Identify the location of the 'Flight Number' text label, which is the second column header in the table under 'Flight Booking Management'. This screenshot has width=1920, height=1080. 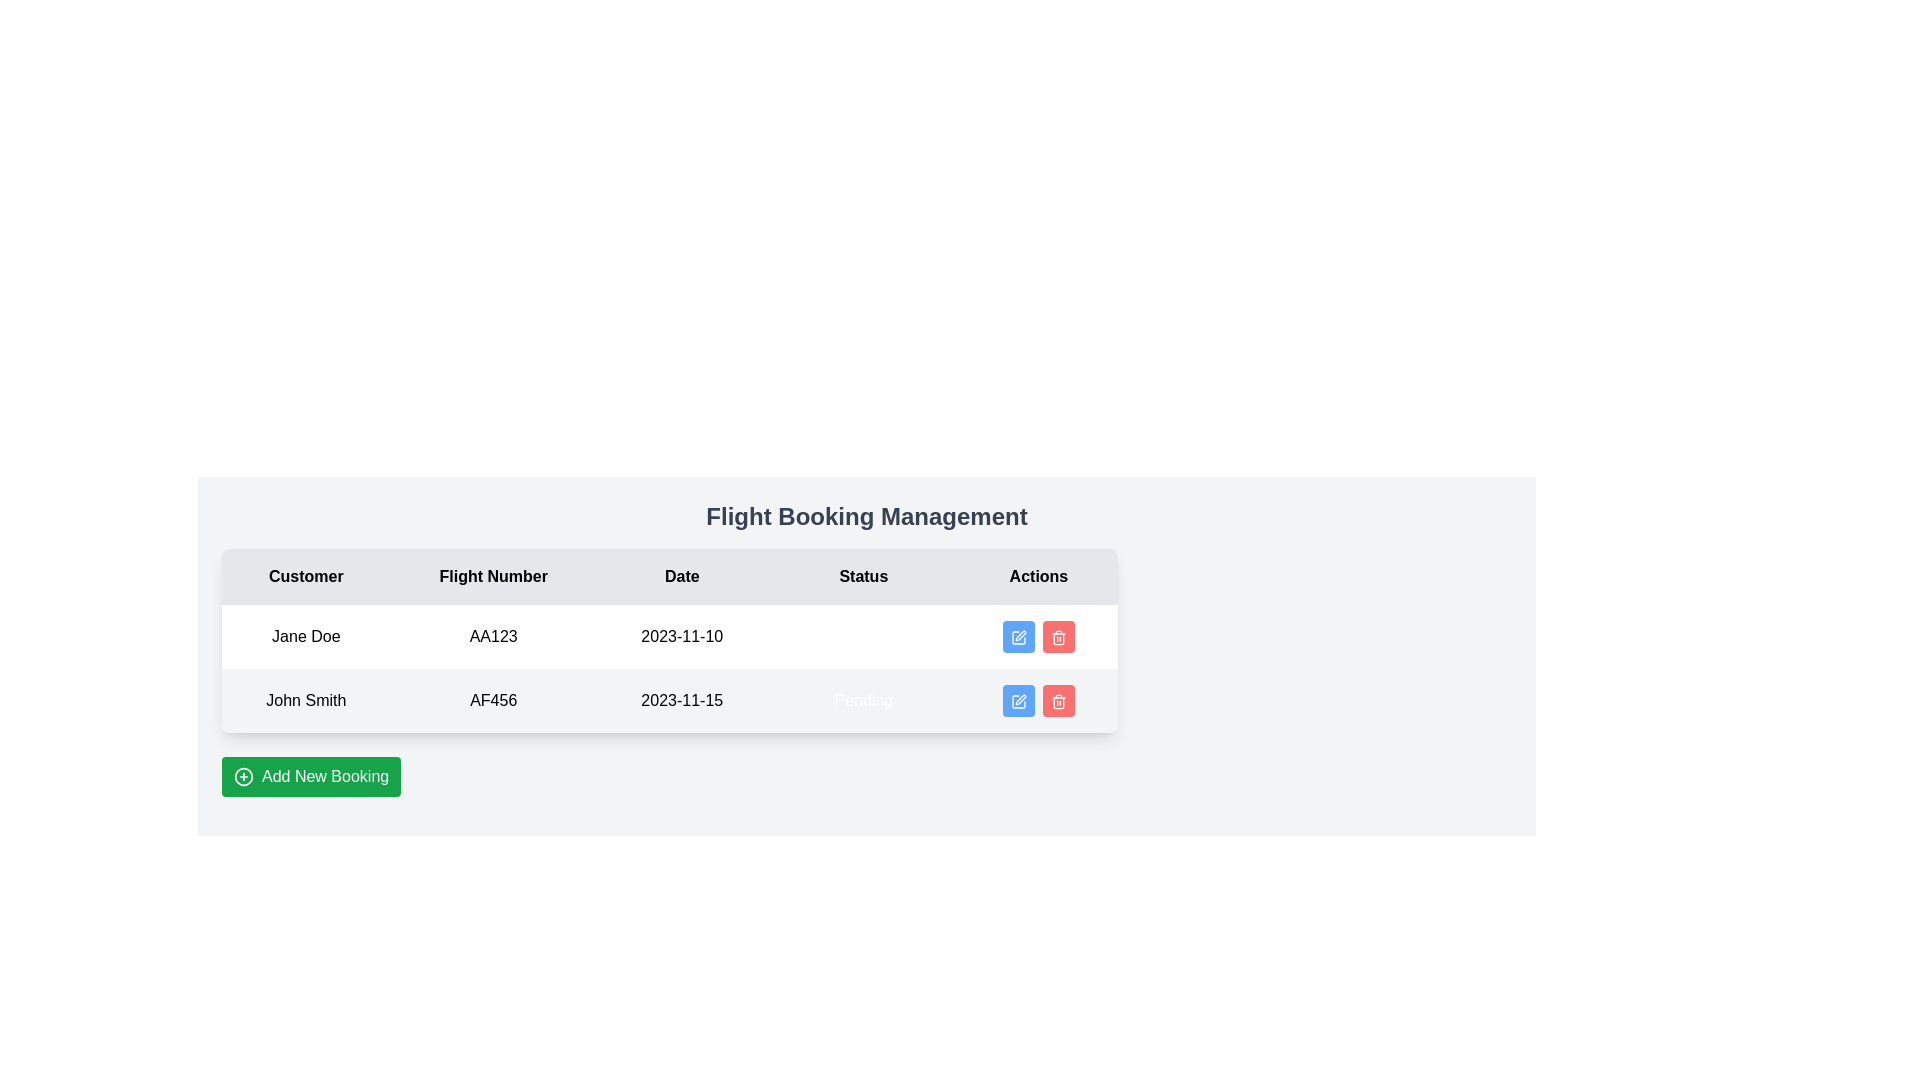
(493, 577).